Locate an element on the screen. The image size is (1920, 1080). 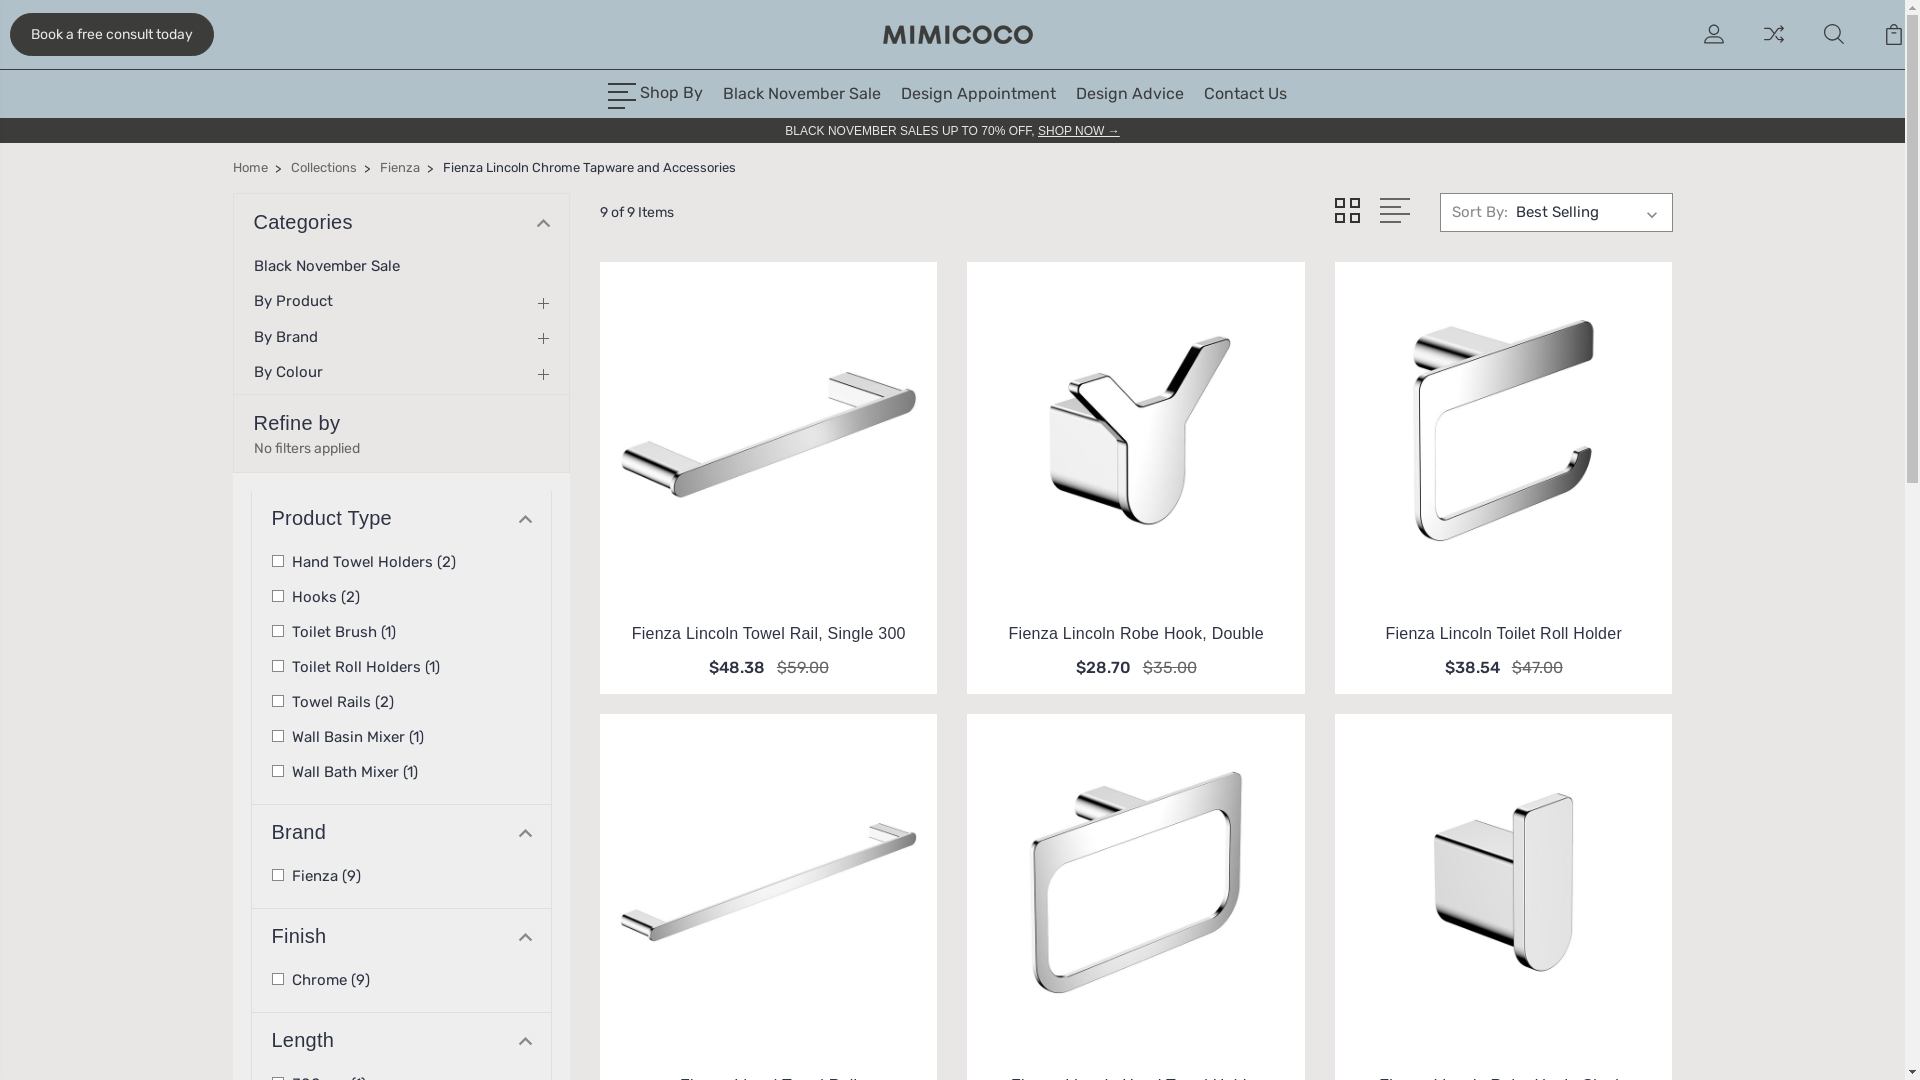
'By Colour' is located at coordinates (300, 371).